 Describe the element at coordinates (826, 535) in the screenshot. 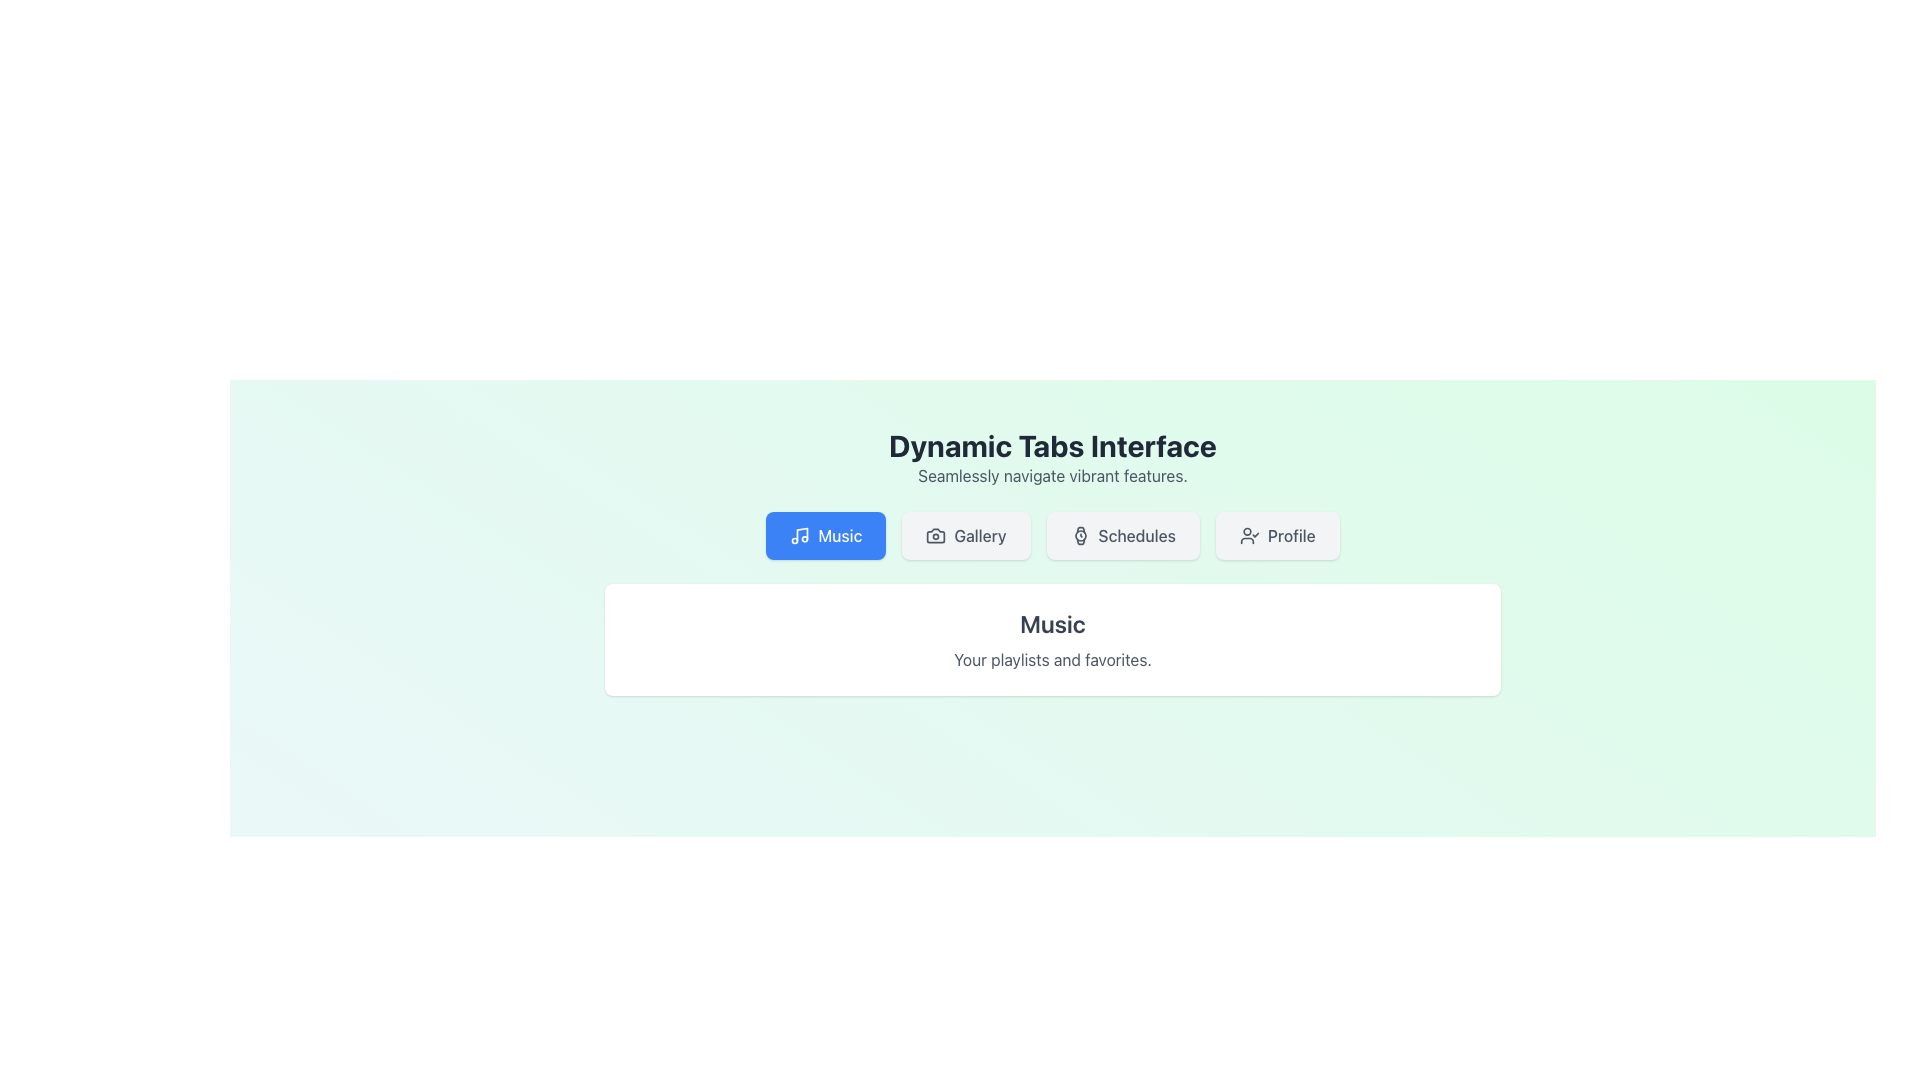

I see `the 'Music' button, the first button in a horizontal row of navigation buttons` at that location.